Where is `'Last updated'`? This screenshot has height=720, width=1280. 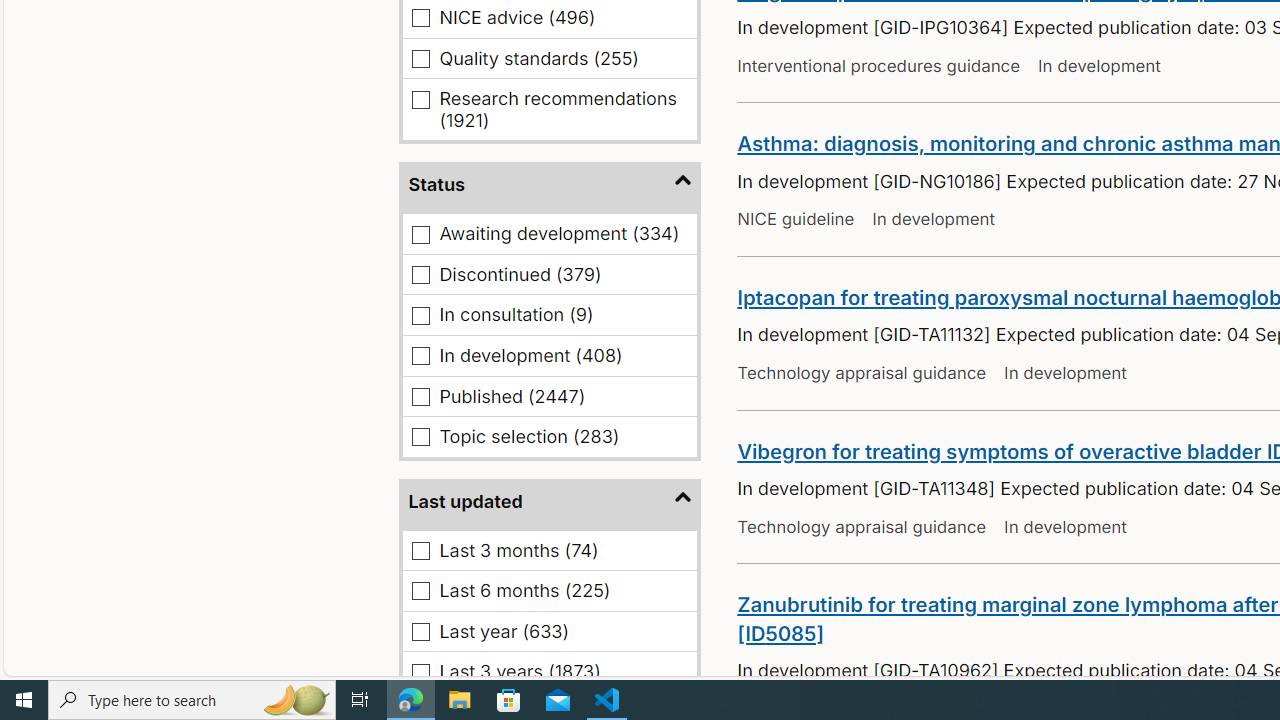
'Last updated' is located at coordinates (550, 501).